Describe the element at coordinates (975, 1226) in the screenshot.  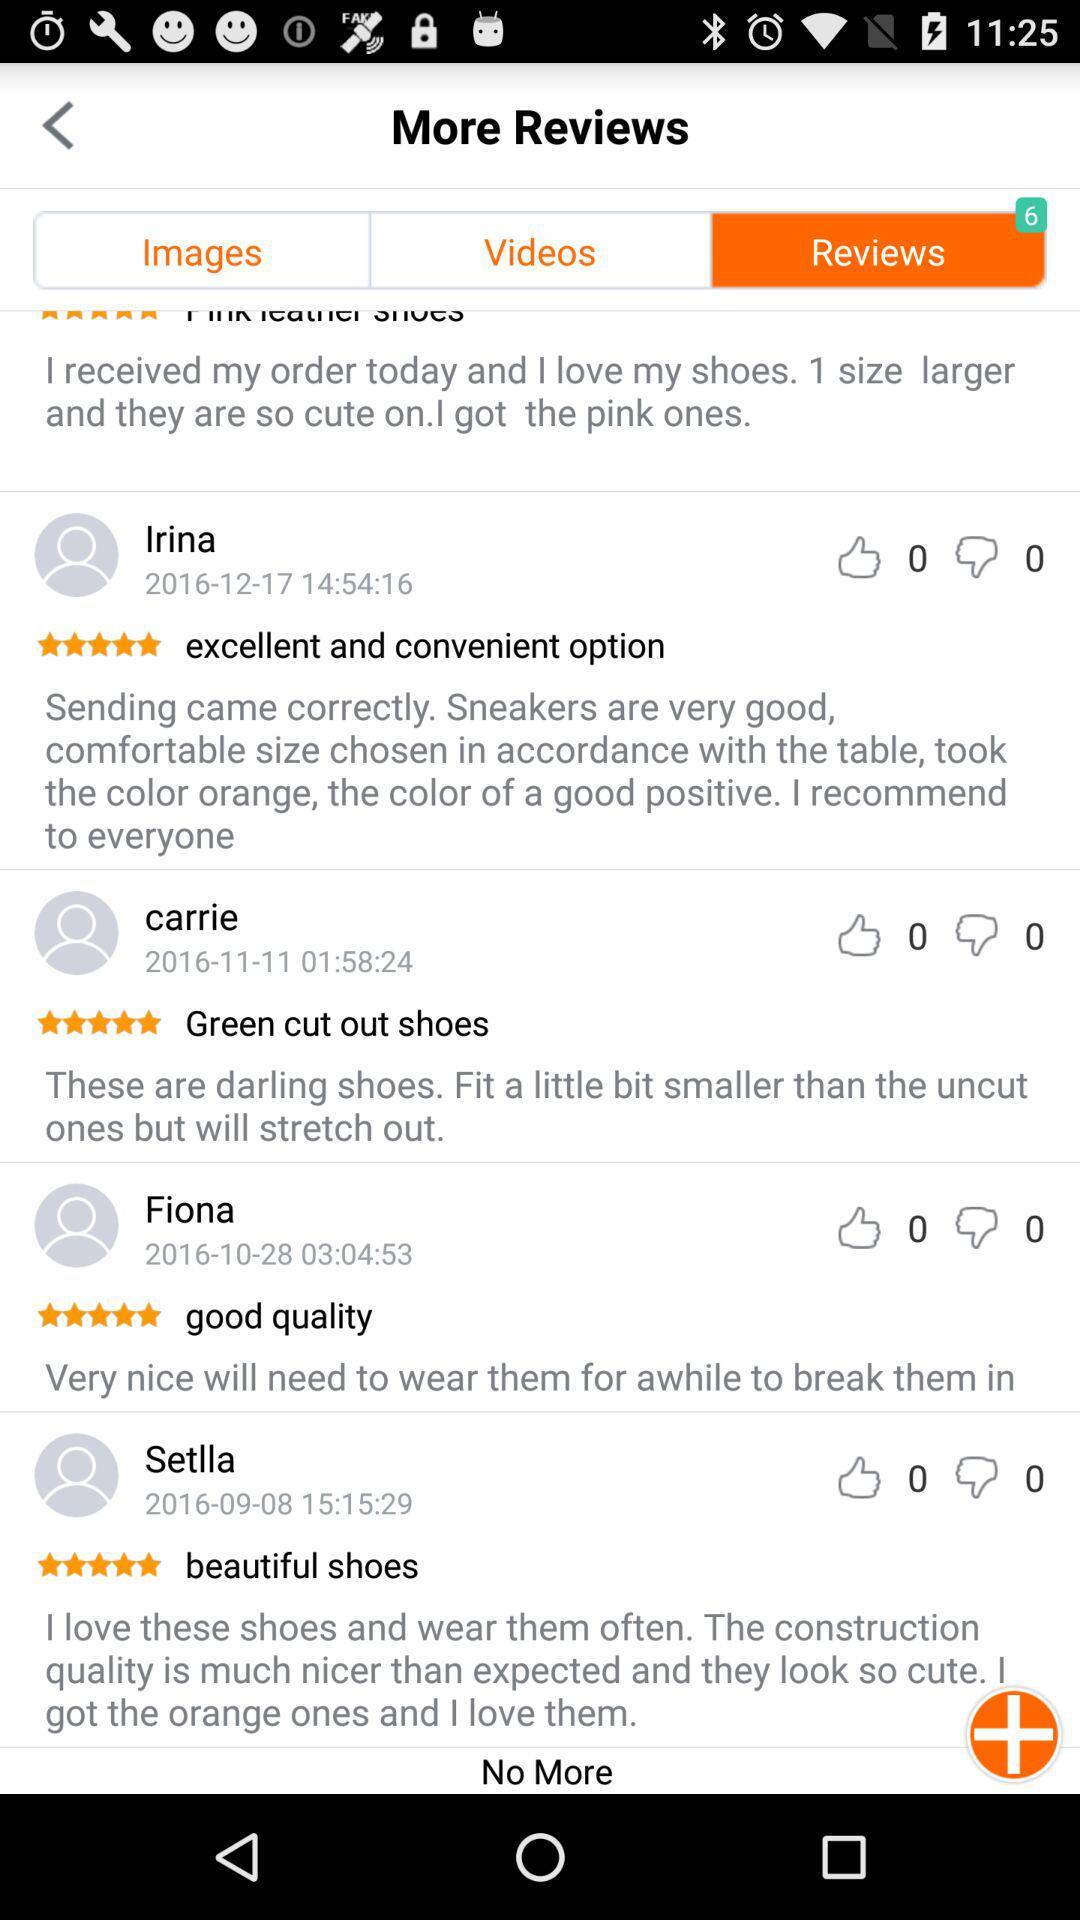
I see `dislikes the review` at that location.